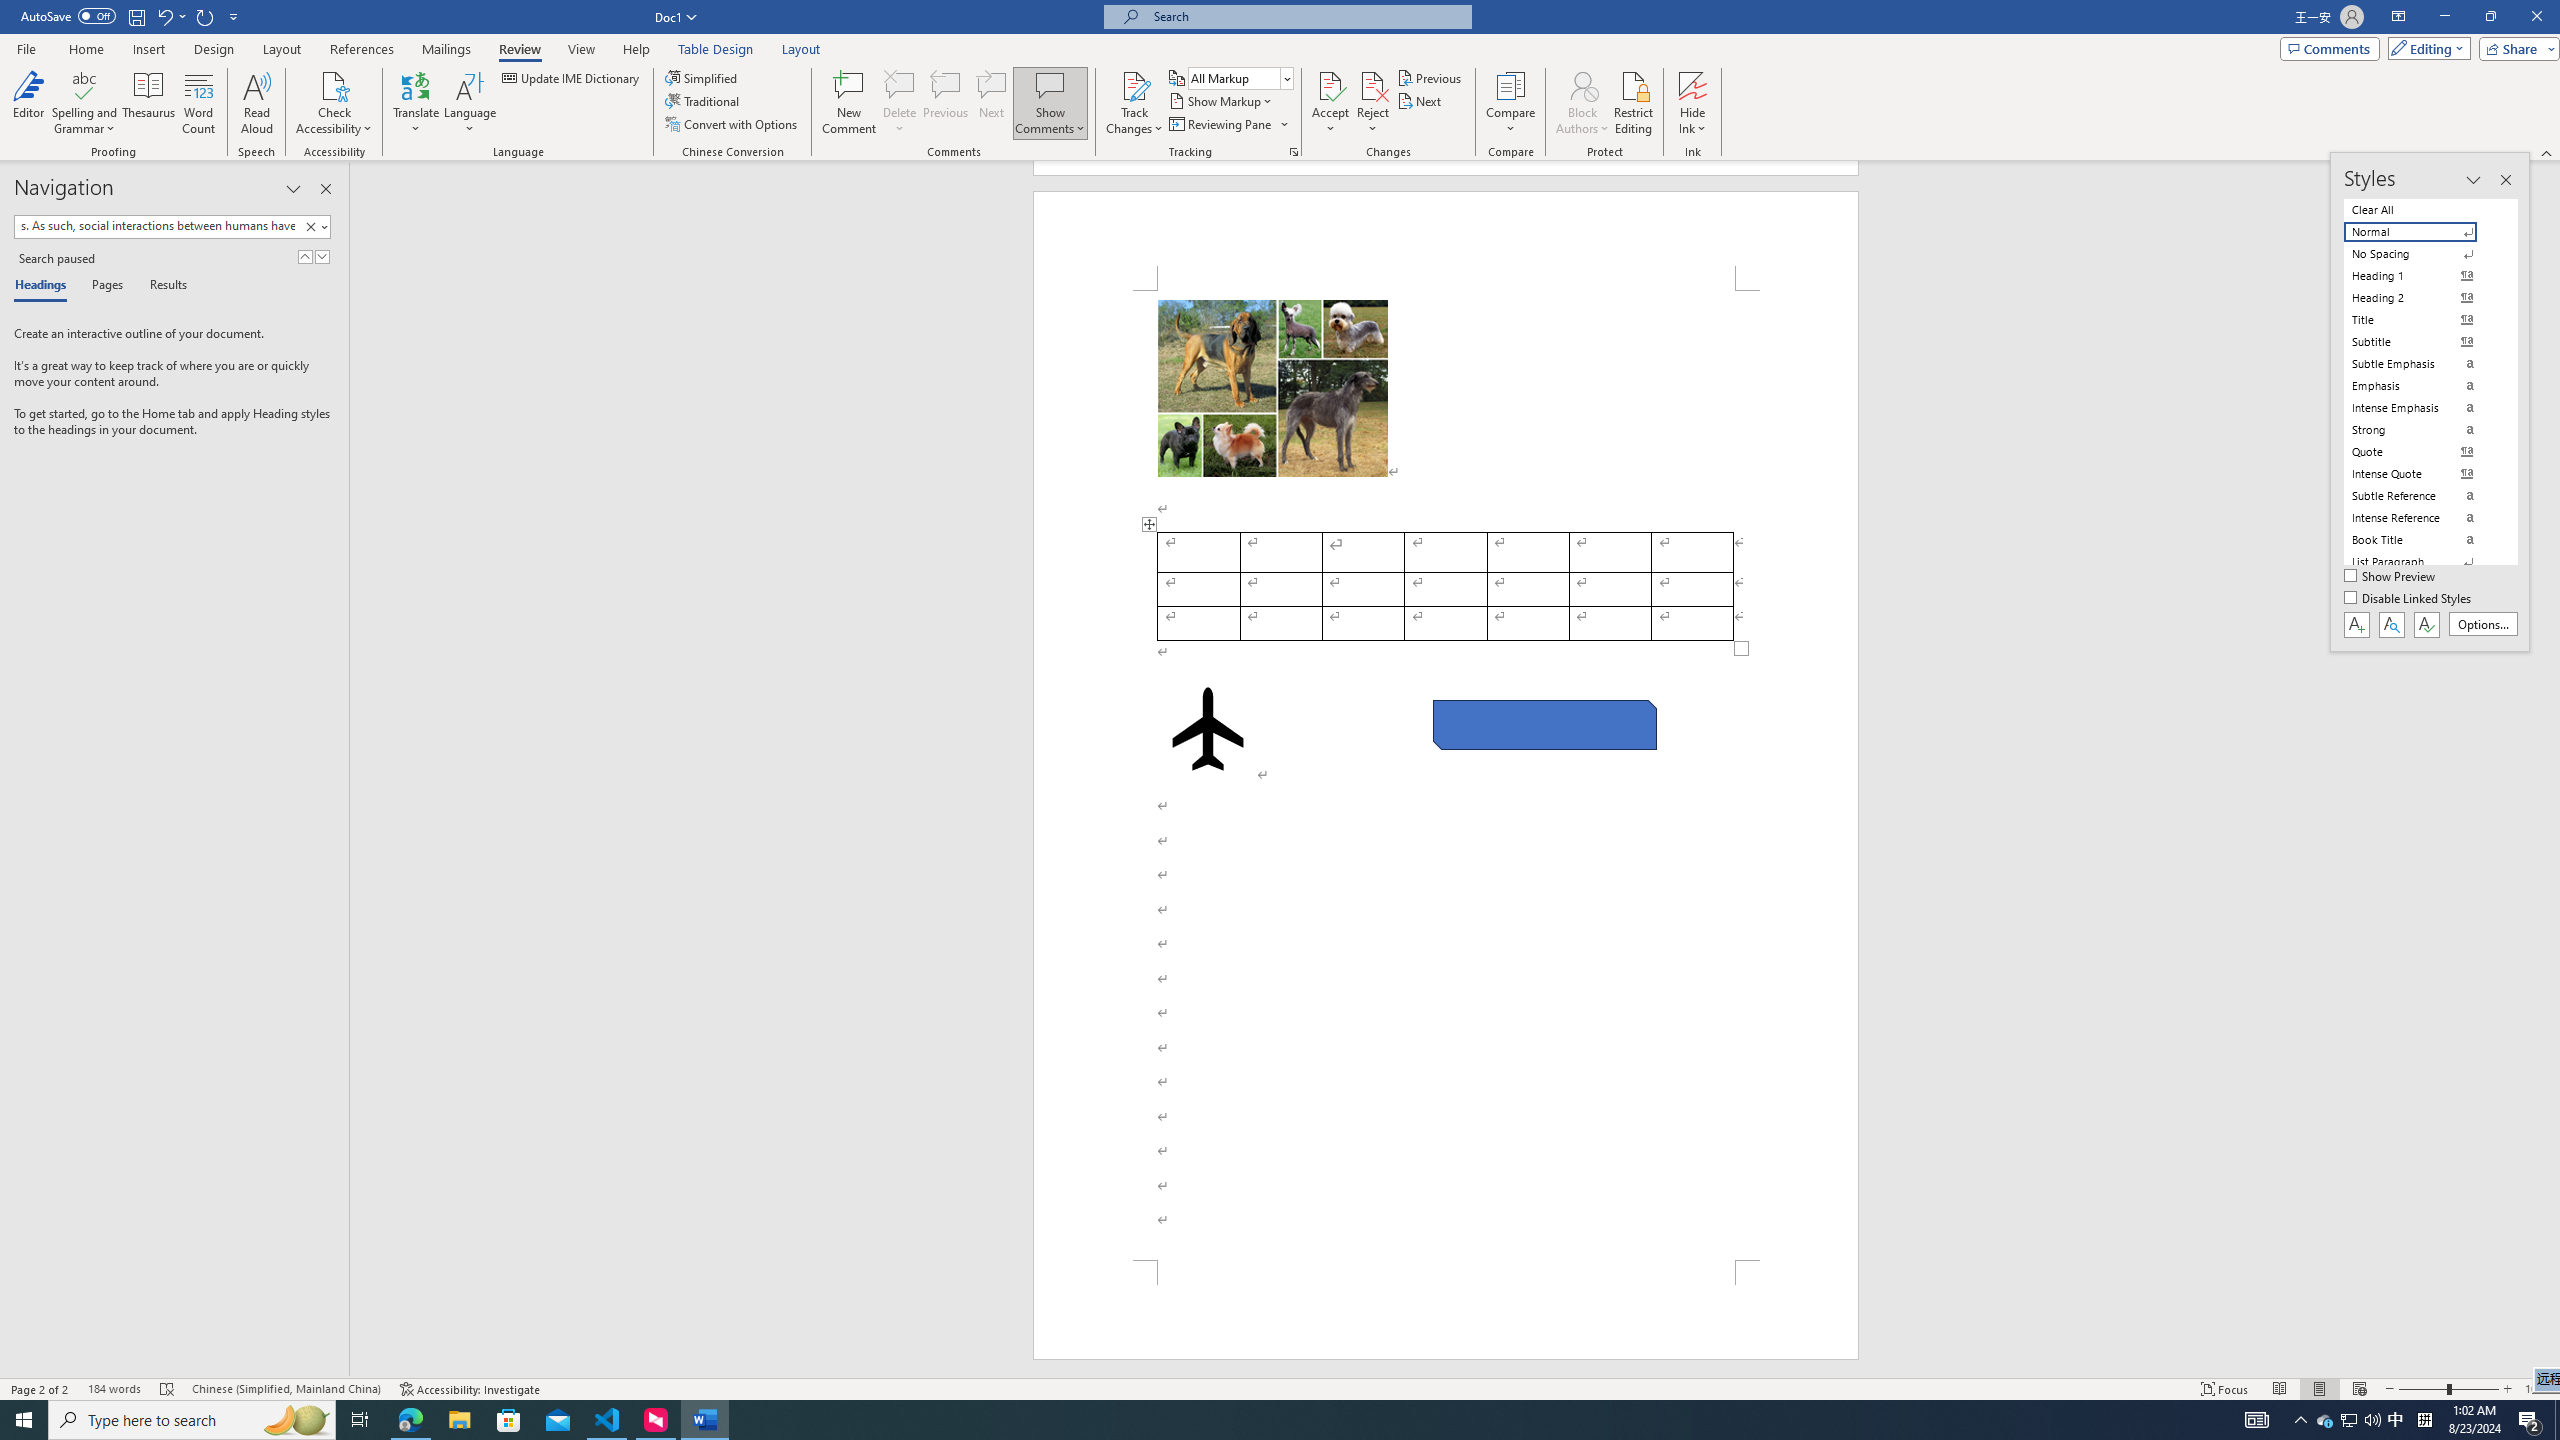  What do you see at coordinates (1222, 99) in the screenshot?
I see `'Show Markup'` at bounding box center [1222, 99].